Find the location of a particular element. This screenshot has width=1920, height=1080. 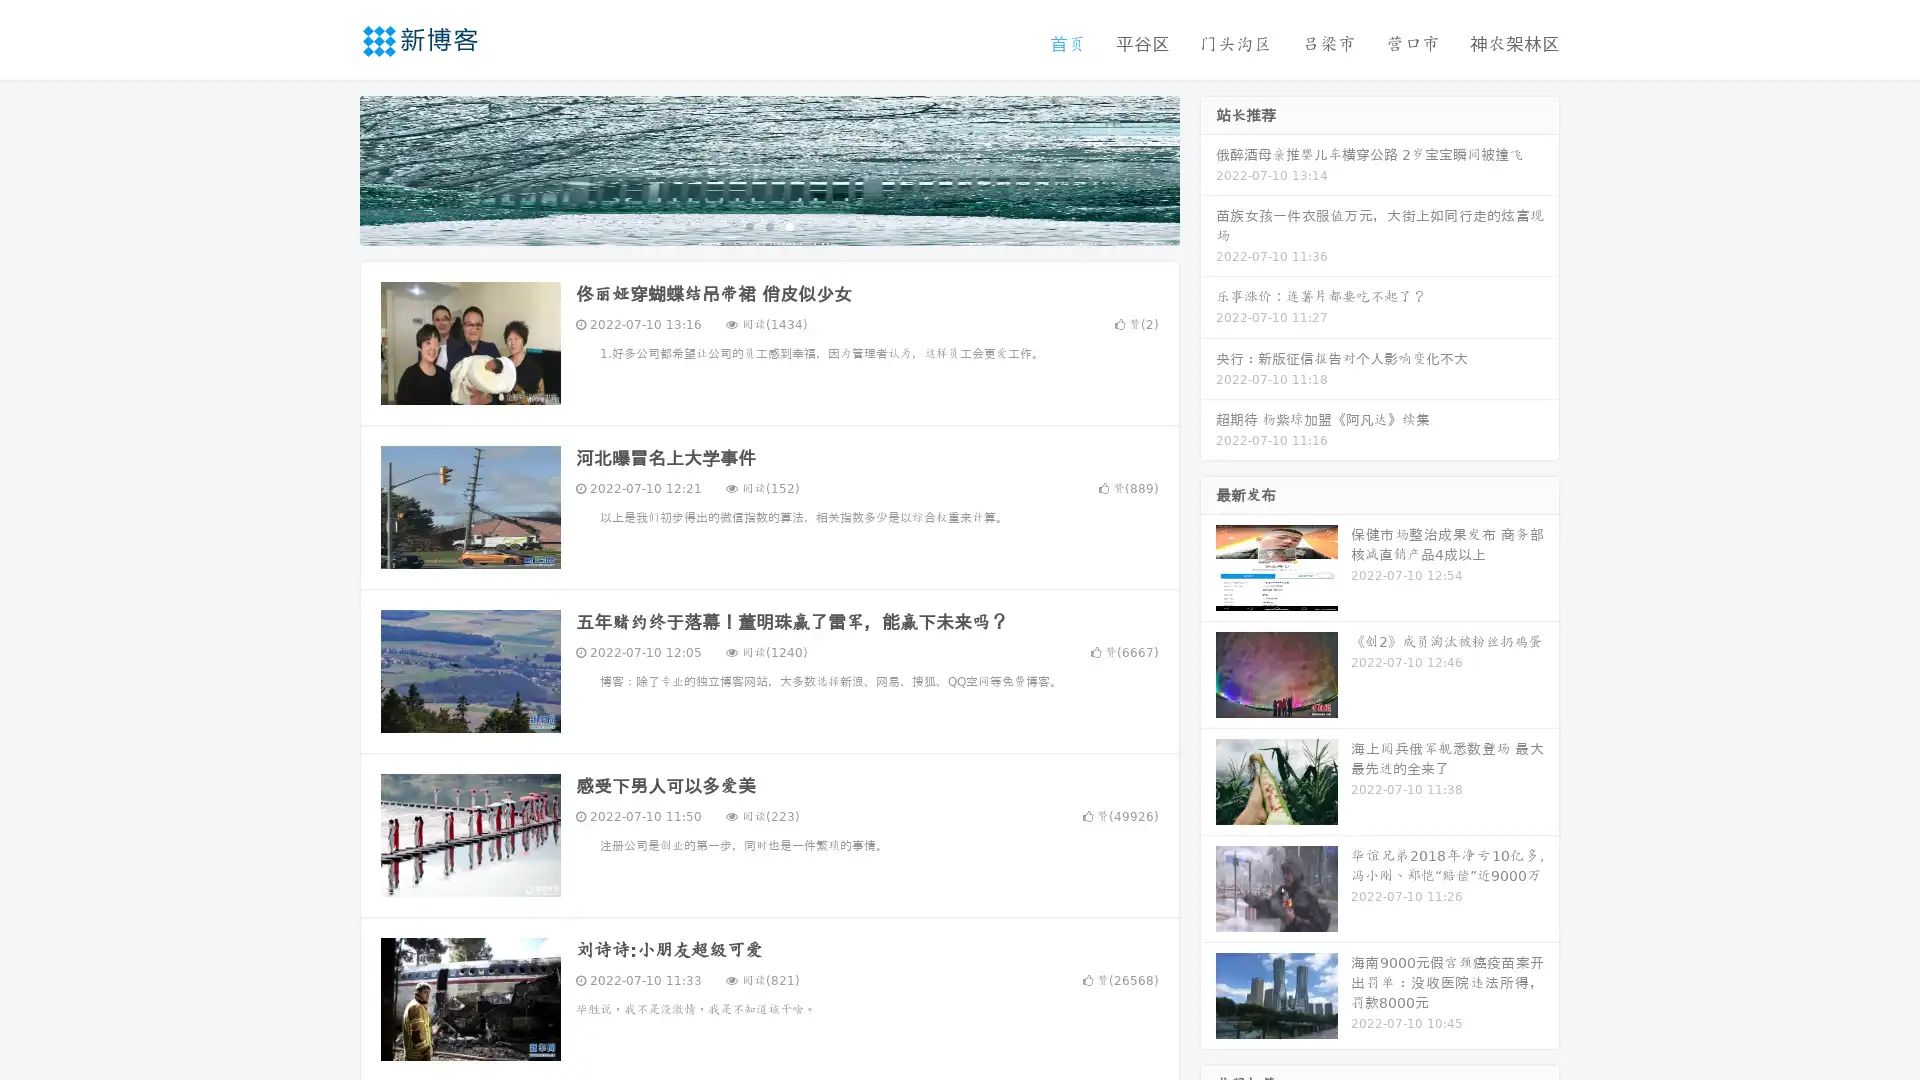

Previous slide is located at coordinates (330, 168).